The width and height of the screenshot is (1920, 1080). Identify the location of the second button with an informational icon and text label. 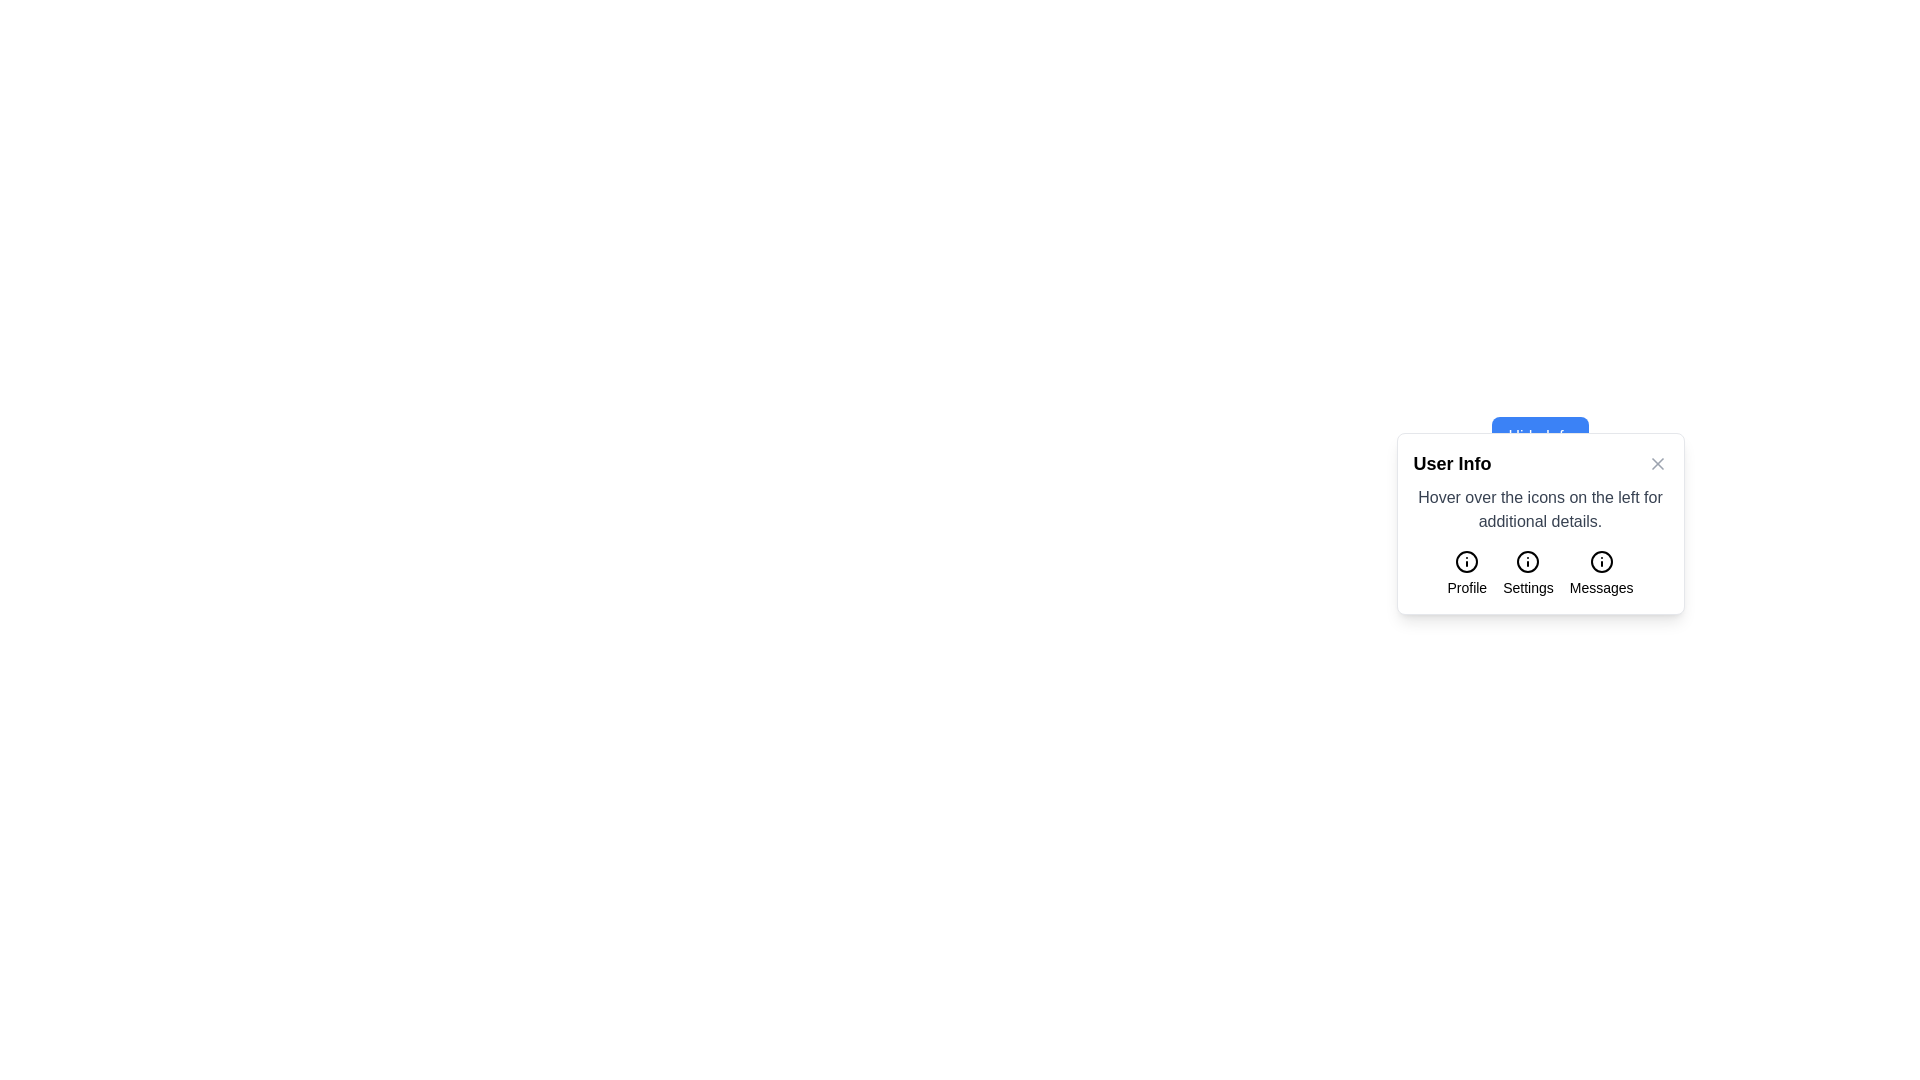
(1539, 574).